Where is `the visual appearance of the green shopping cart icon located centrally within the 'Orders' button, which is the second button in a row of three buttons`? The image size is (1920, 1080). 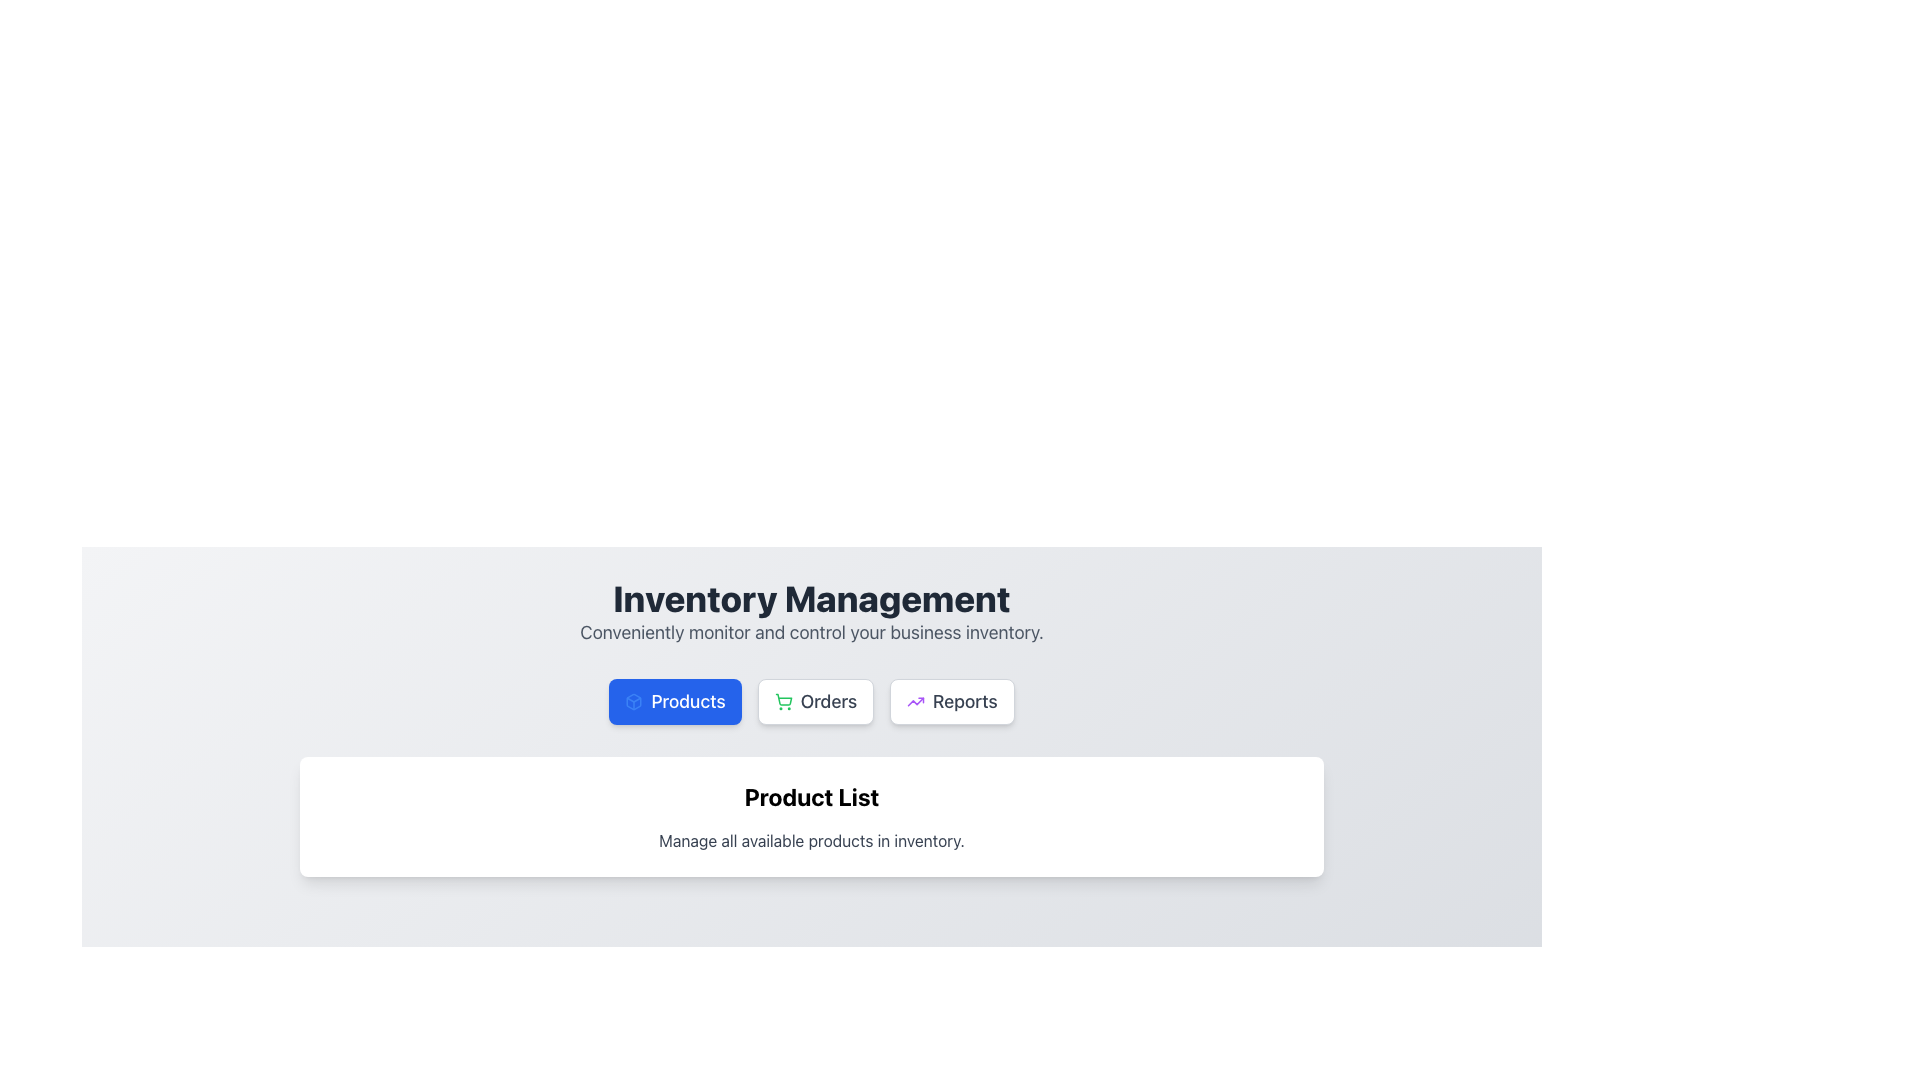 the visual appearance of the green shopping cart icon located centrally within the 'Orders' button, which is the second button in a row of three buttons is located at coordinates (782, 701).